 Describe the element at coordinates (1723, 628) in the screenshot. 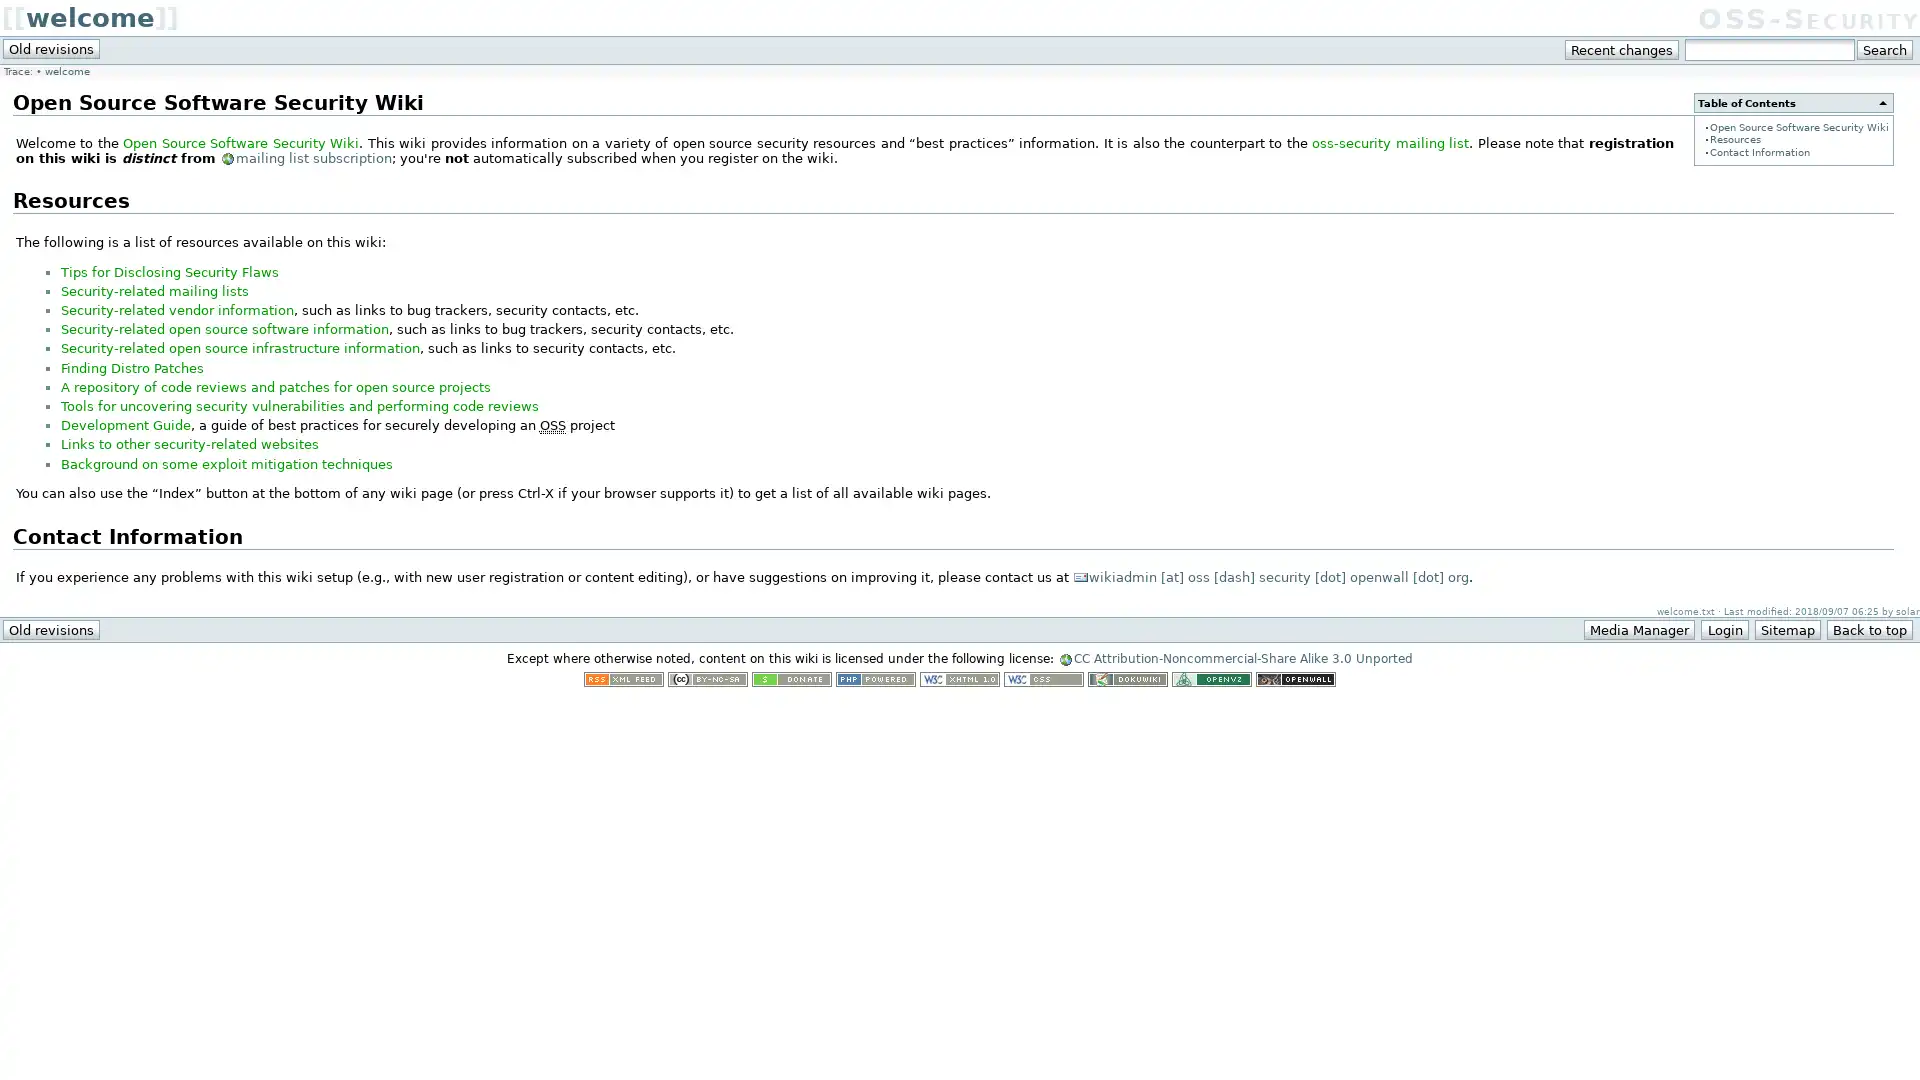

I see `Login` at that location.